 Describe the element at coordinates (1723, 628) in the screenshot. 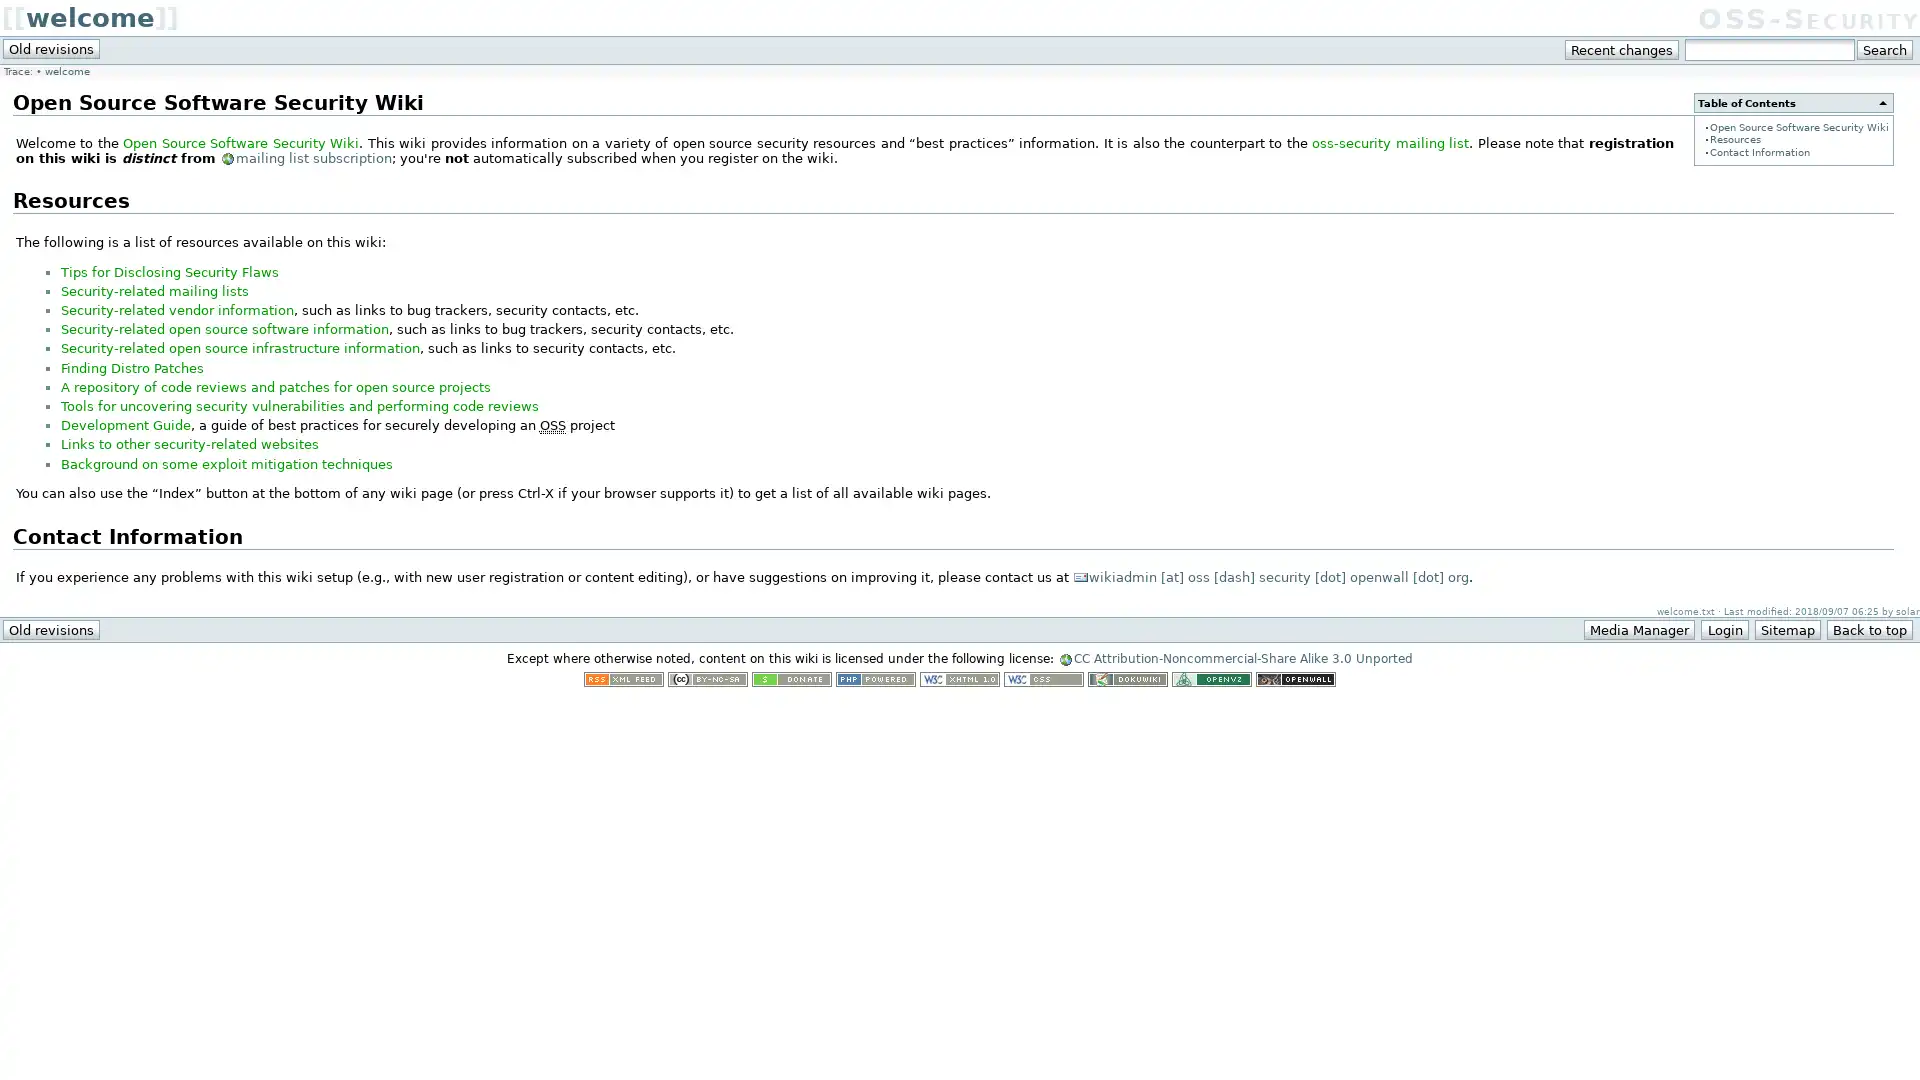

I see `Login` at that location.